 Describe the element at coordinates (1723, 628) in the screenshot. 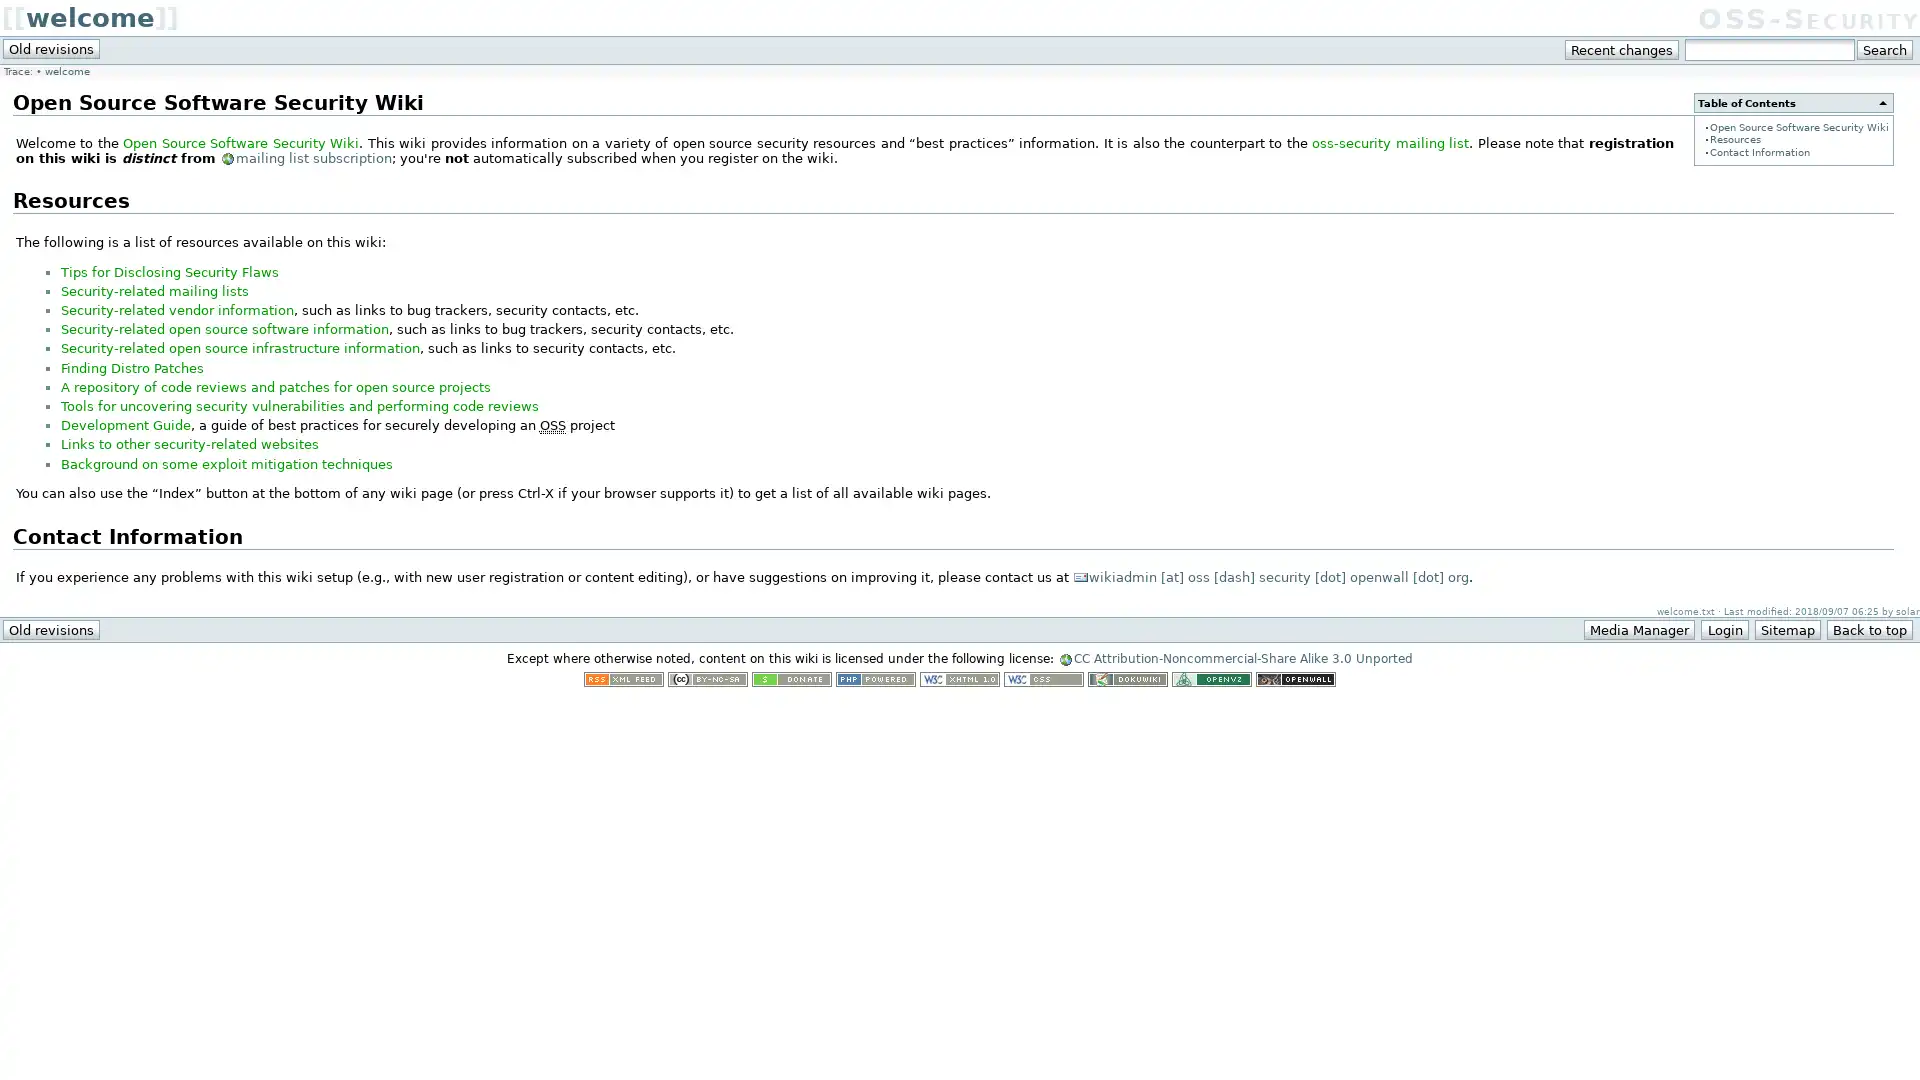

I see `Login` at that location.